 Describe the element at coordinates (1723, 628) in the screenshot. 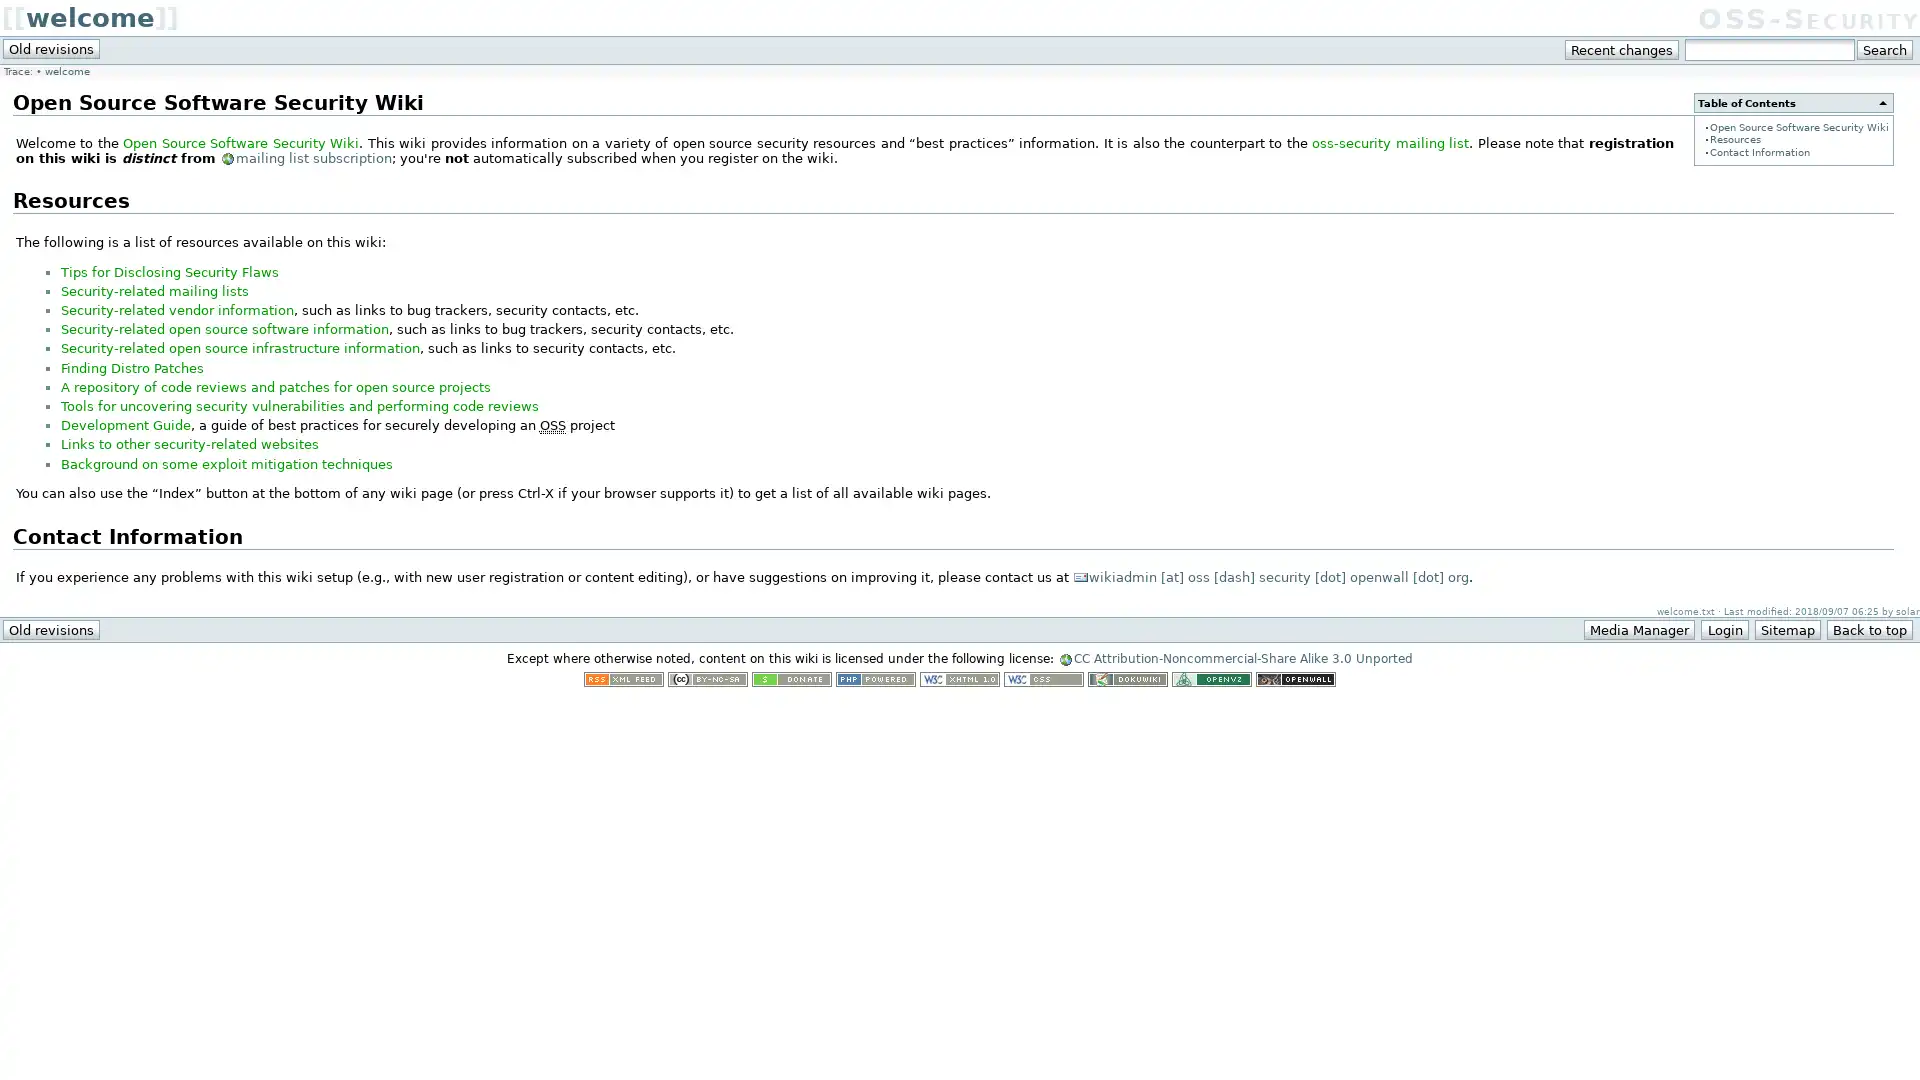

I see `Login` at that location.